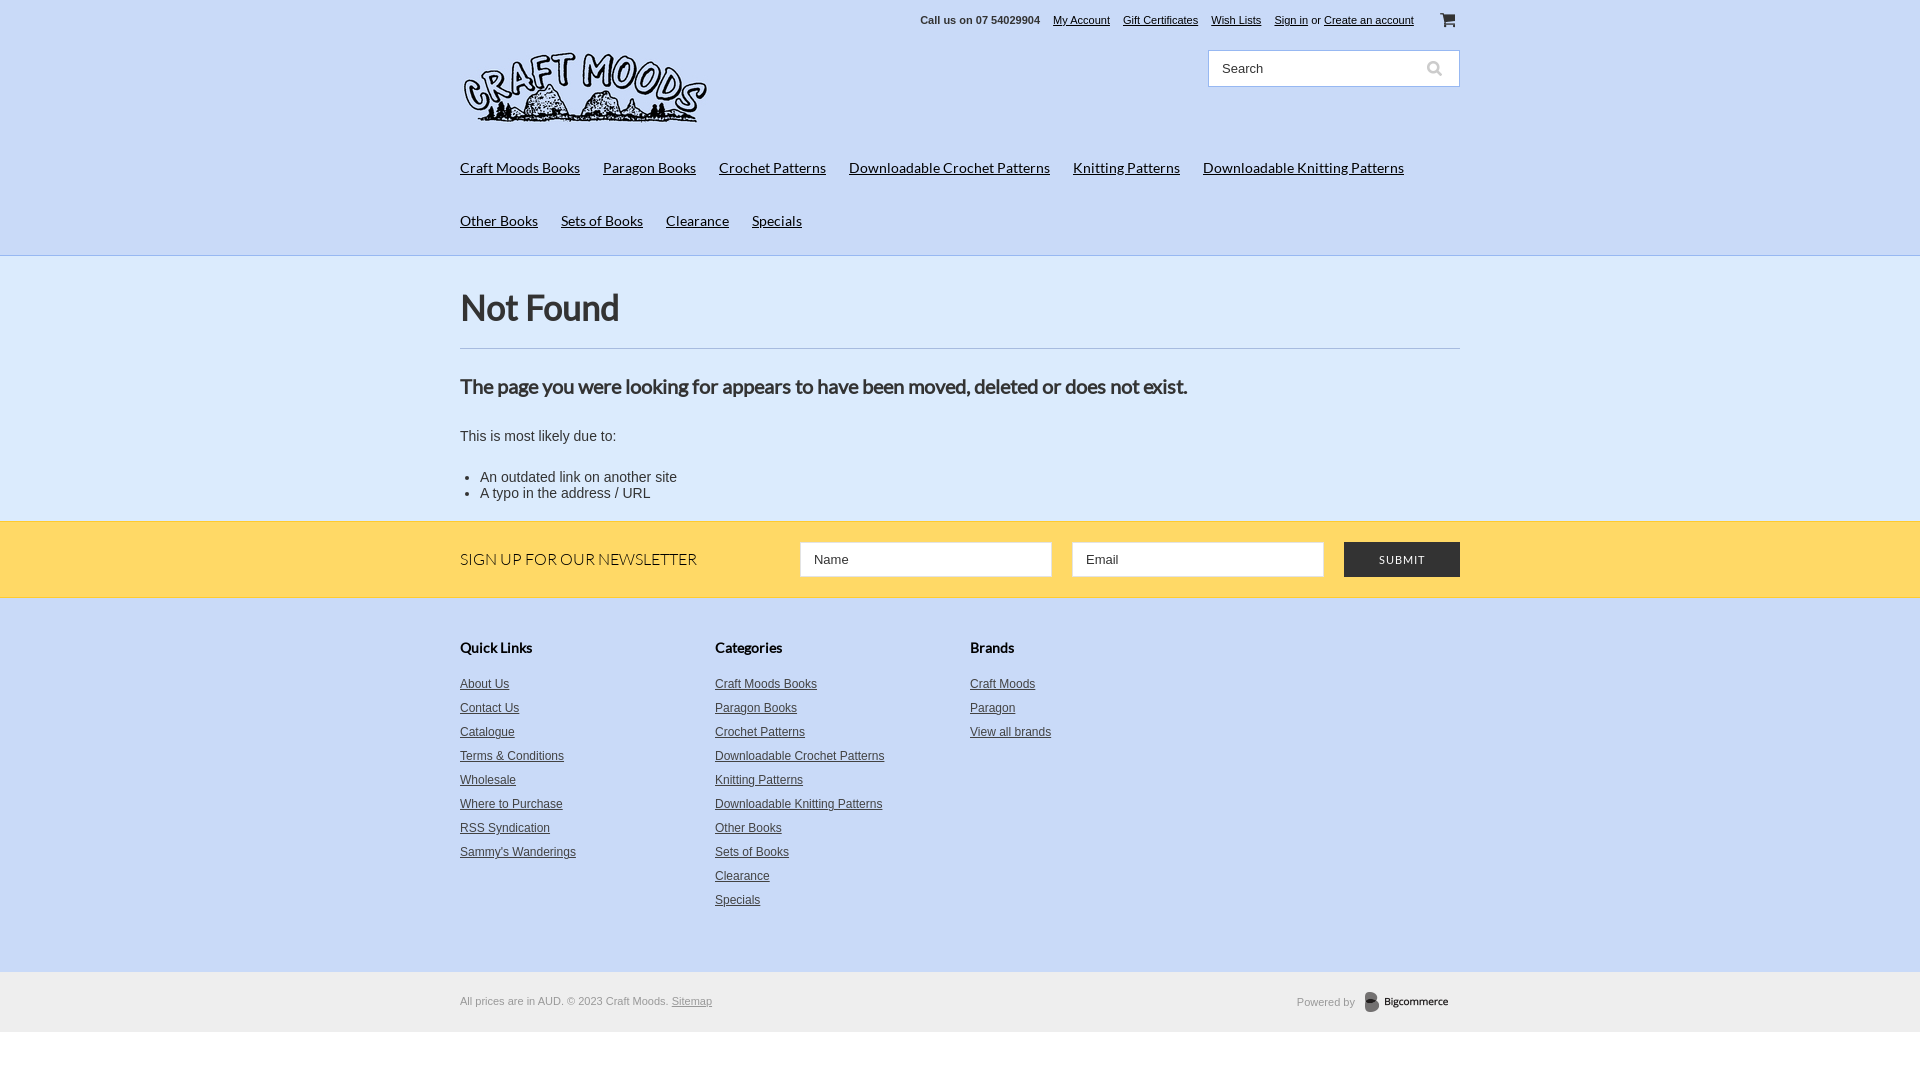 Image resolution: width=1920 pixels, height=1080 pixels. What do you see at coordinates (600, 220) in the screenshot?
I see `'Sets of Books'` at bounding box center [600, 220].